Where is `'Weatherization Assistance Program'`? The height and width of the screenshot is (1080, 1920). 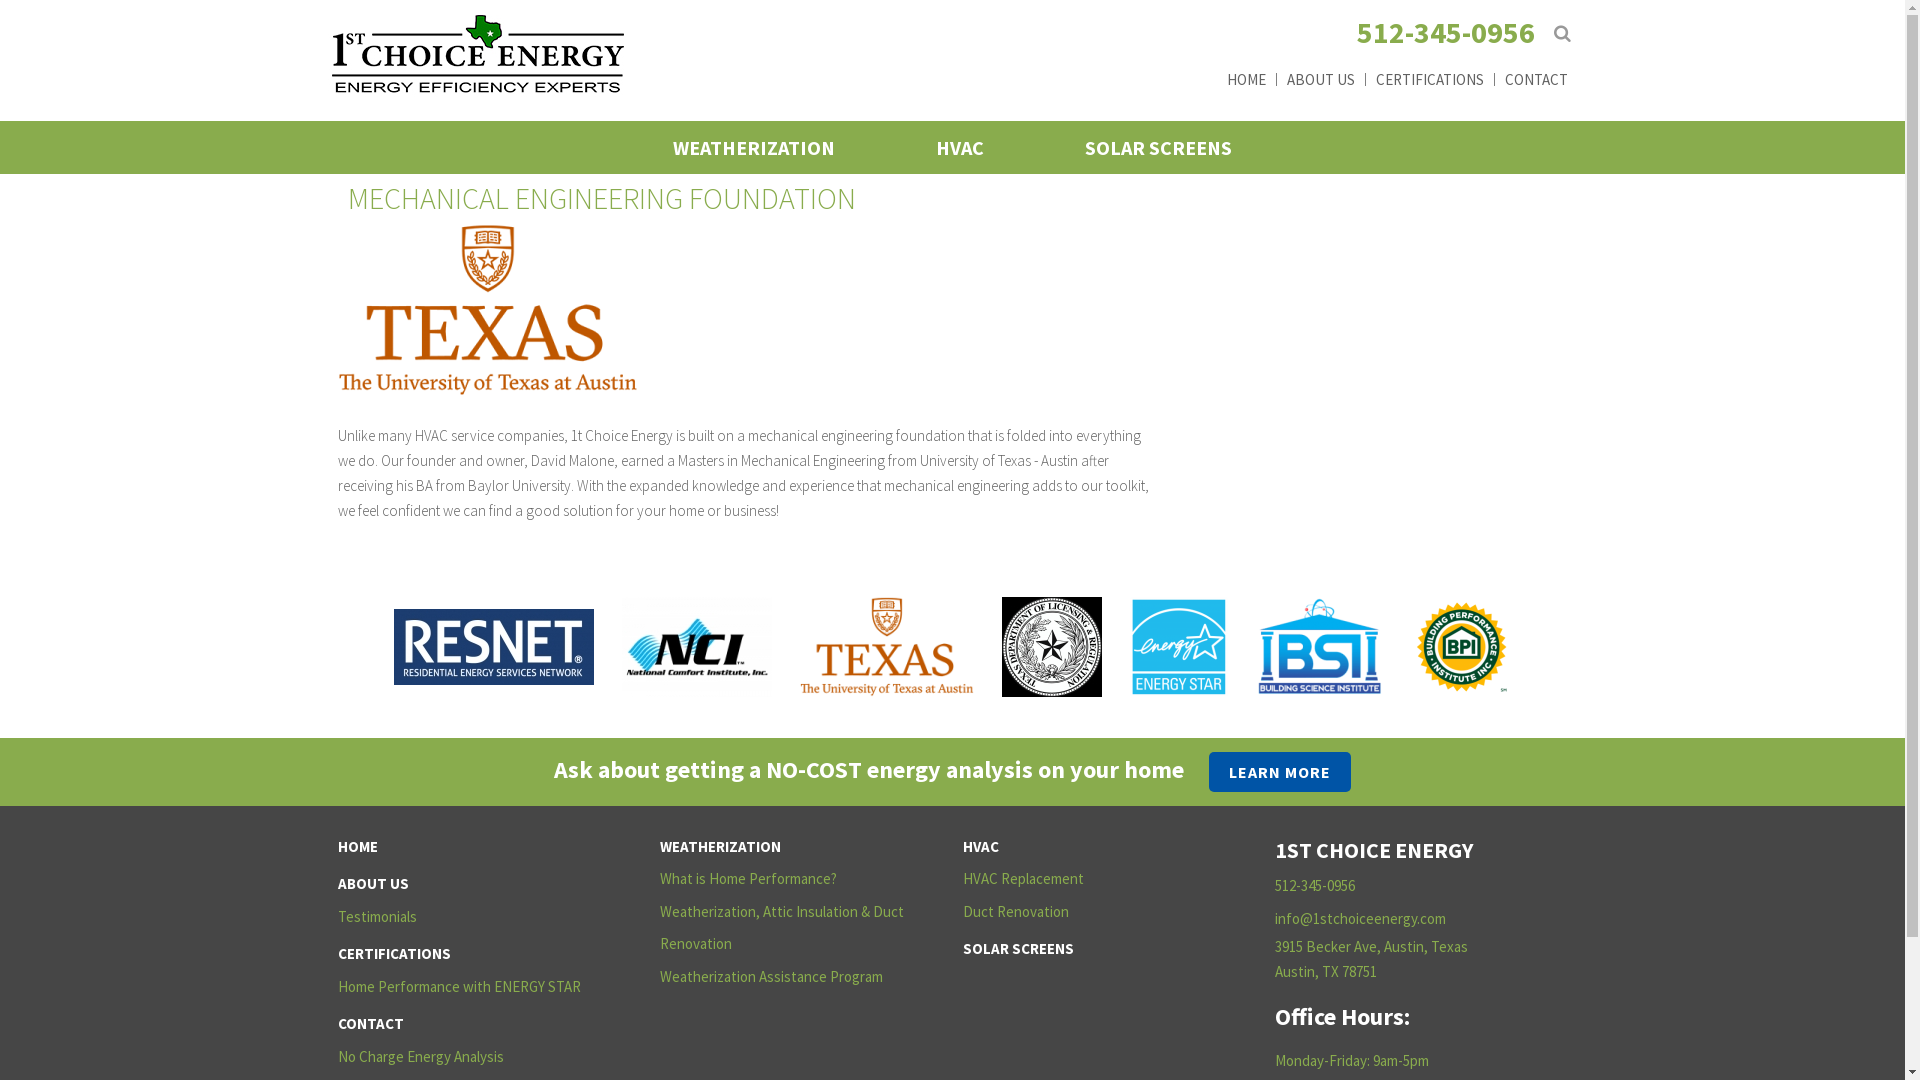
'Weatherization Assistance Program' is located at coordinates (795, 976).